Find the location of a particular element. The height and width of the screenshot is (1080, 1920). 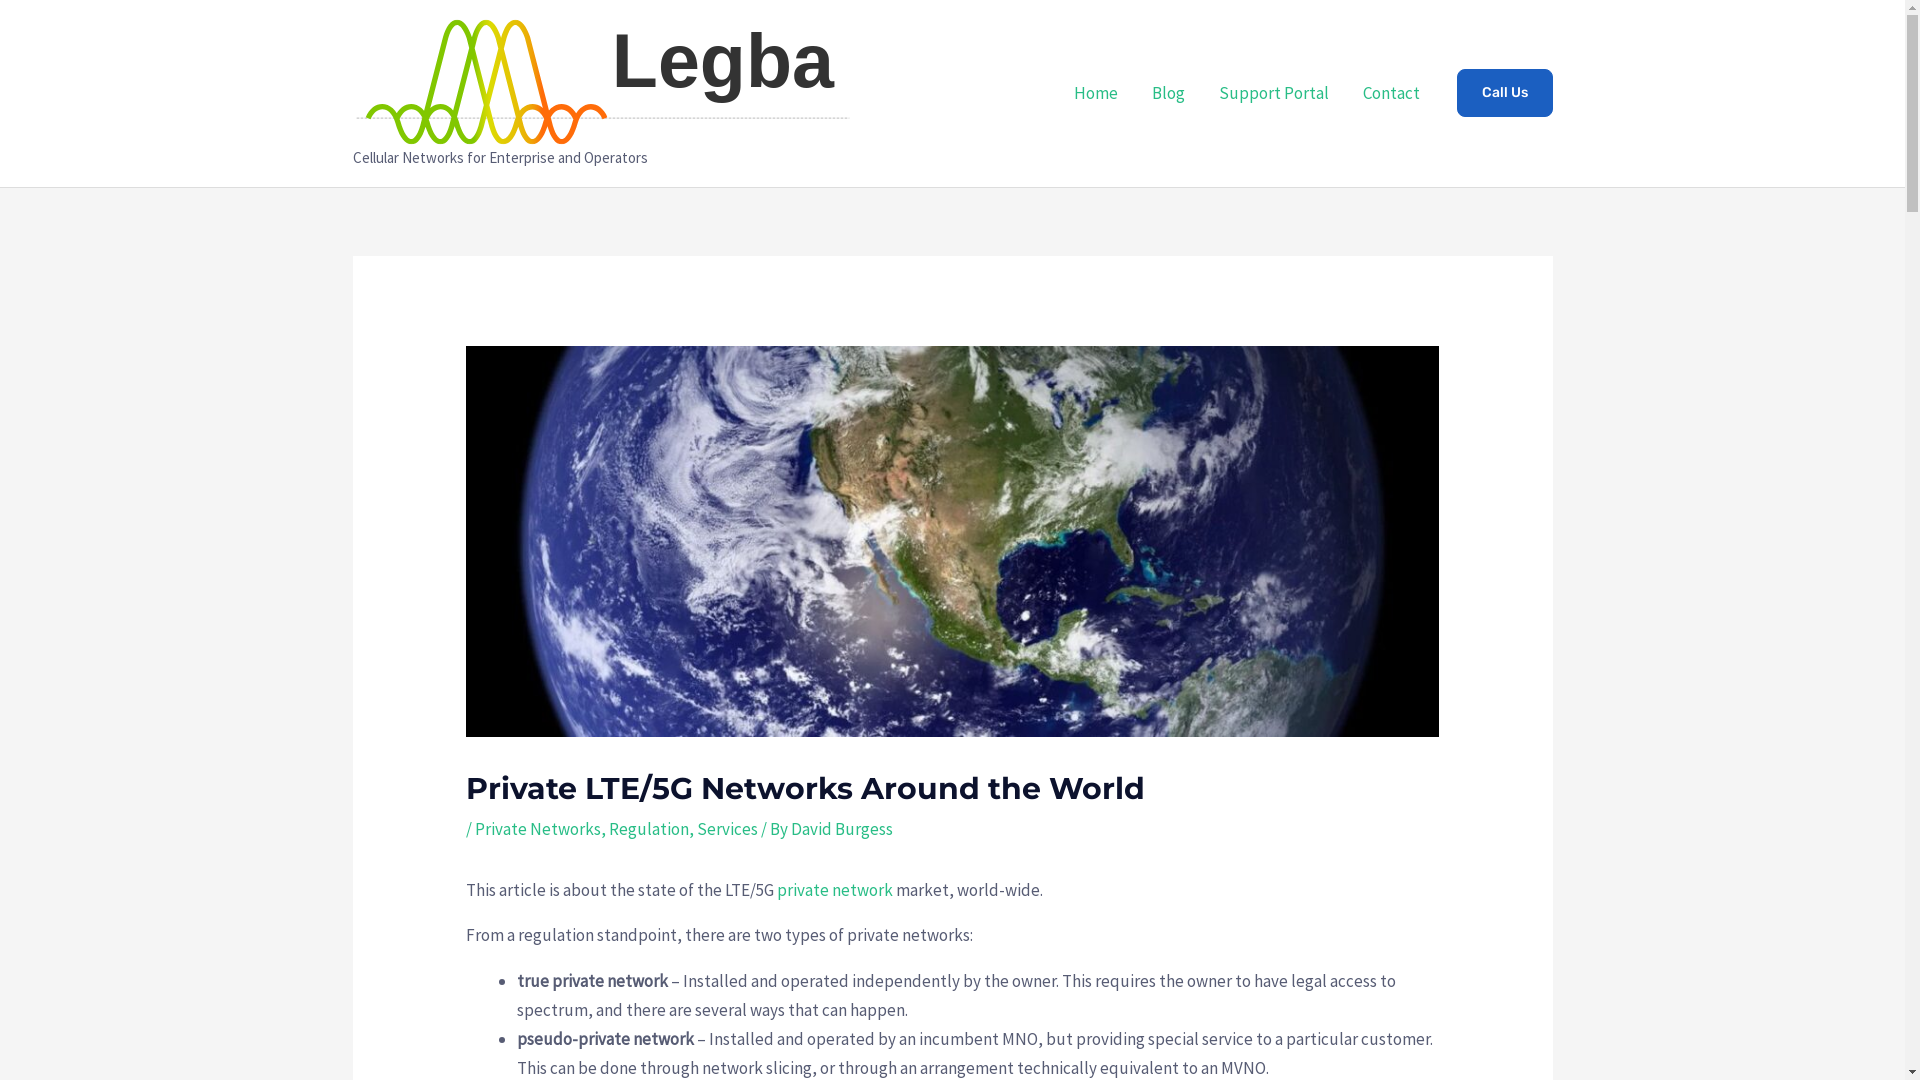

'Contact' is located at coordinates (1390, 92).